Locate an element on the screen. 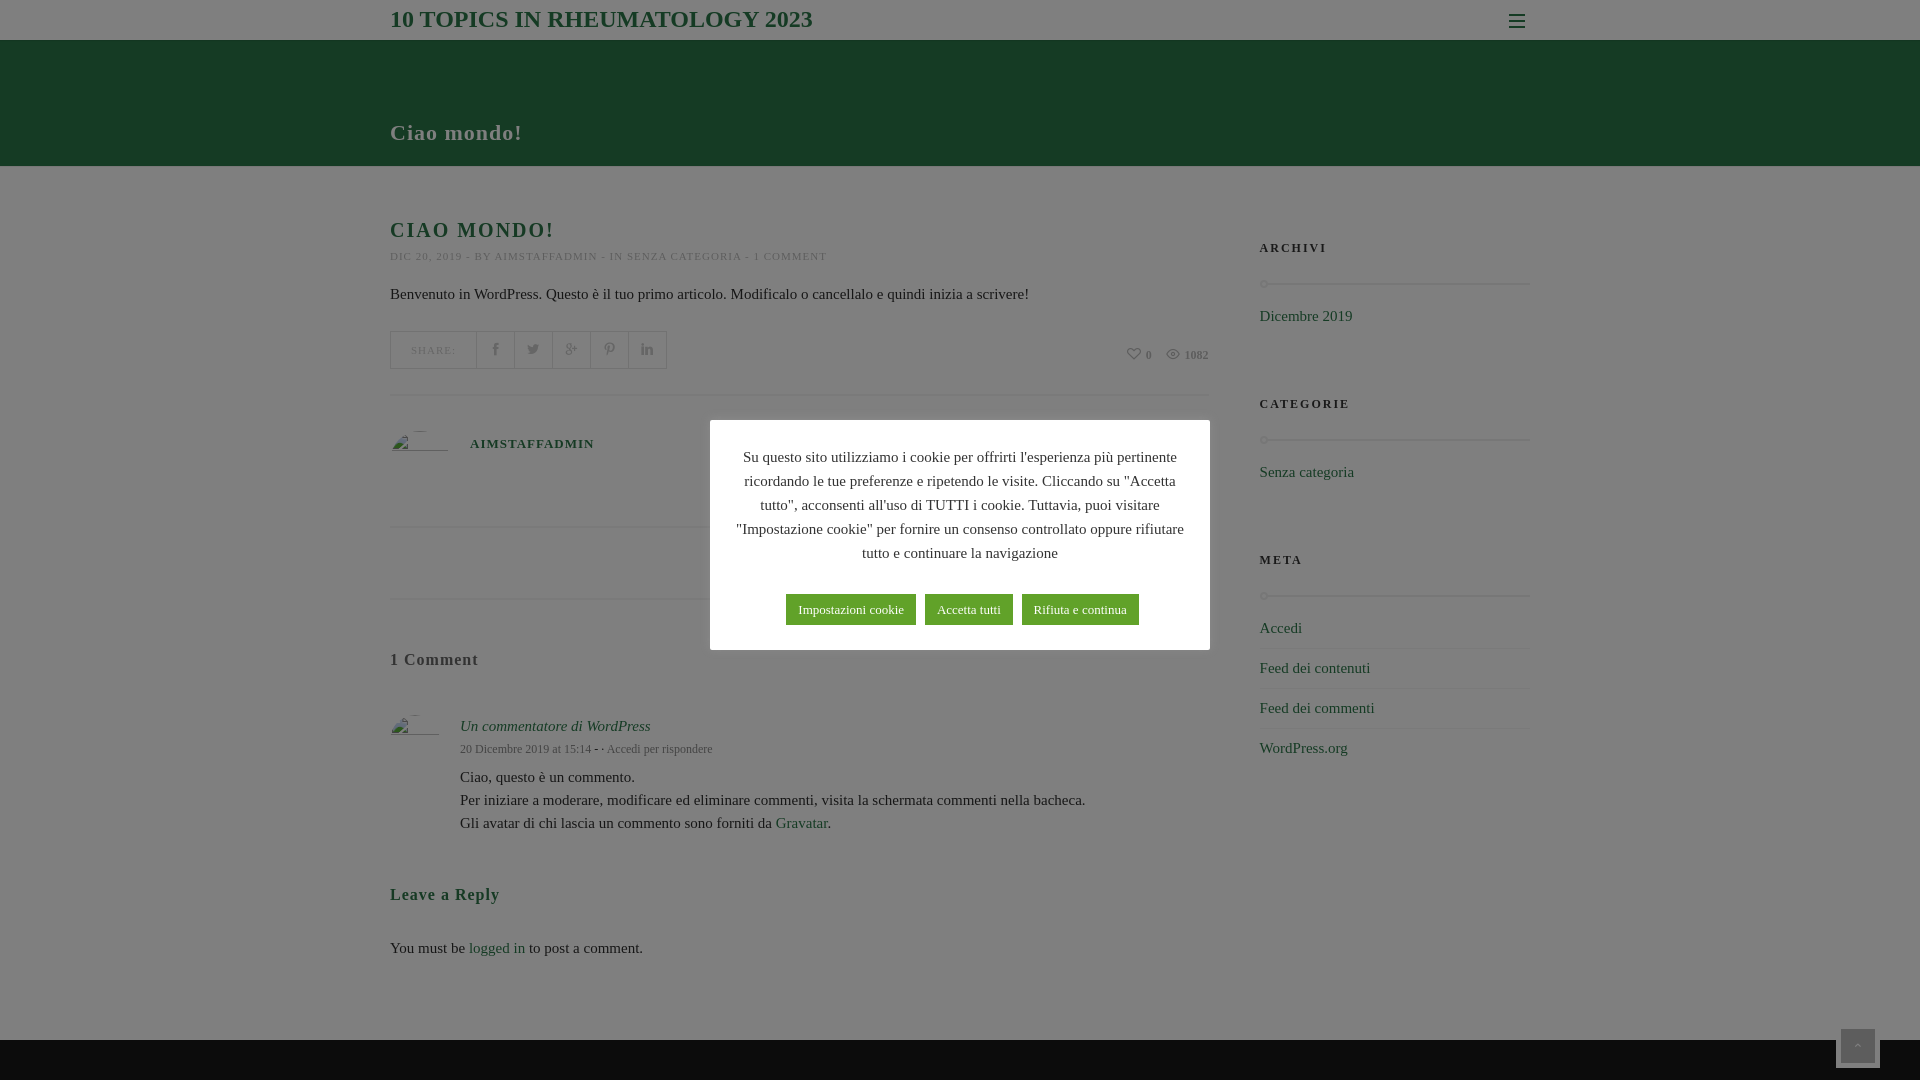 This screenshot has height=1080, width=1920. 'Dicembre 2019' is located at coordinates (1306, 315).